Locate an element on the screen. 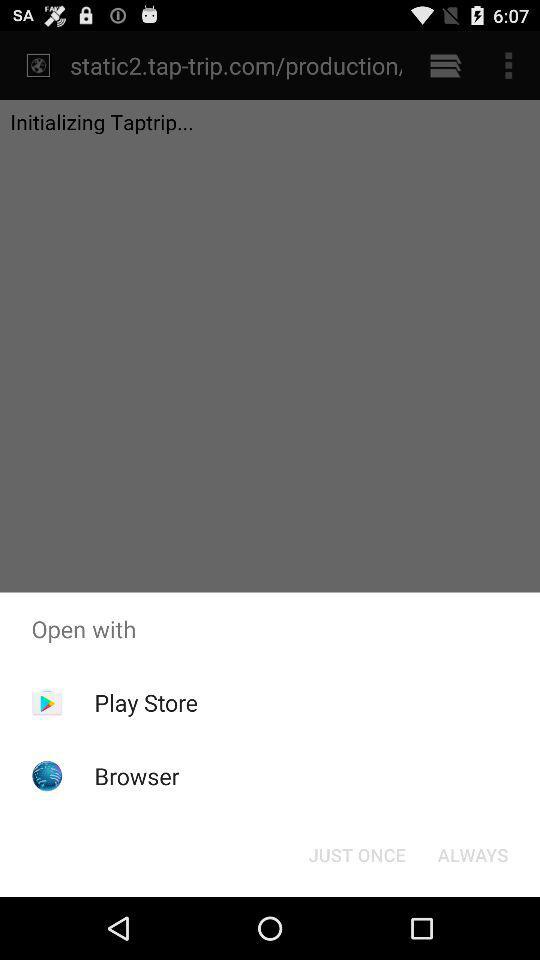  the item next to the always button is located at coordinates (356, 853).